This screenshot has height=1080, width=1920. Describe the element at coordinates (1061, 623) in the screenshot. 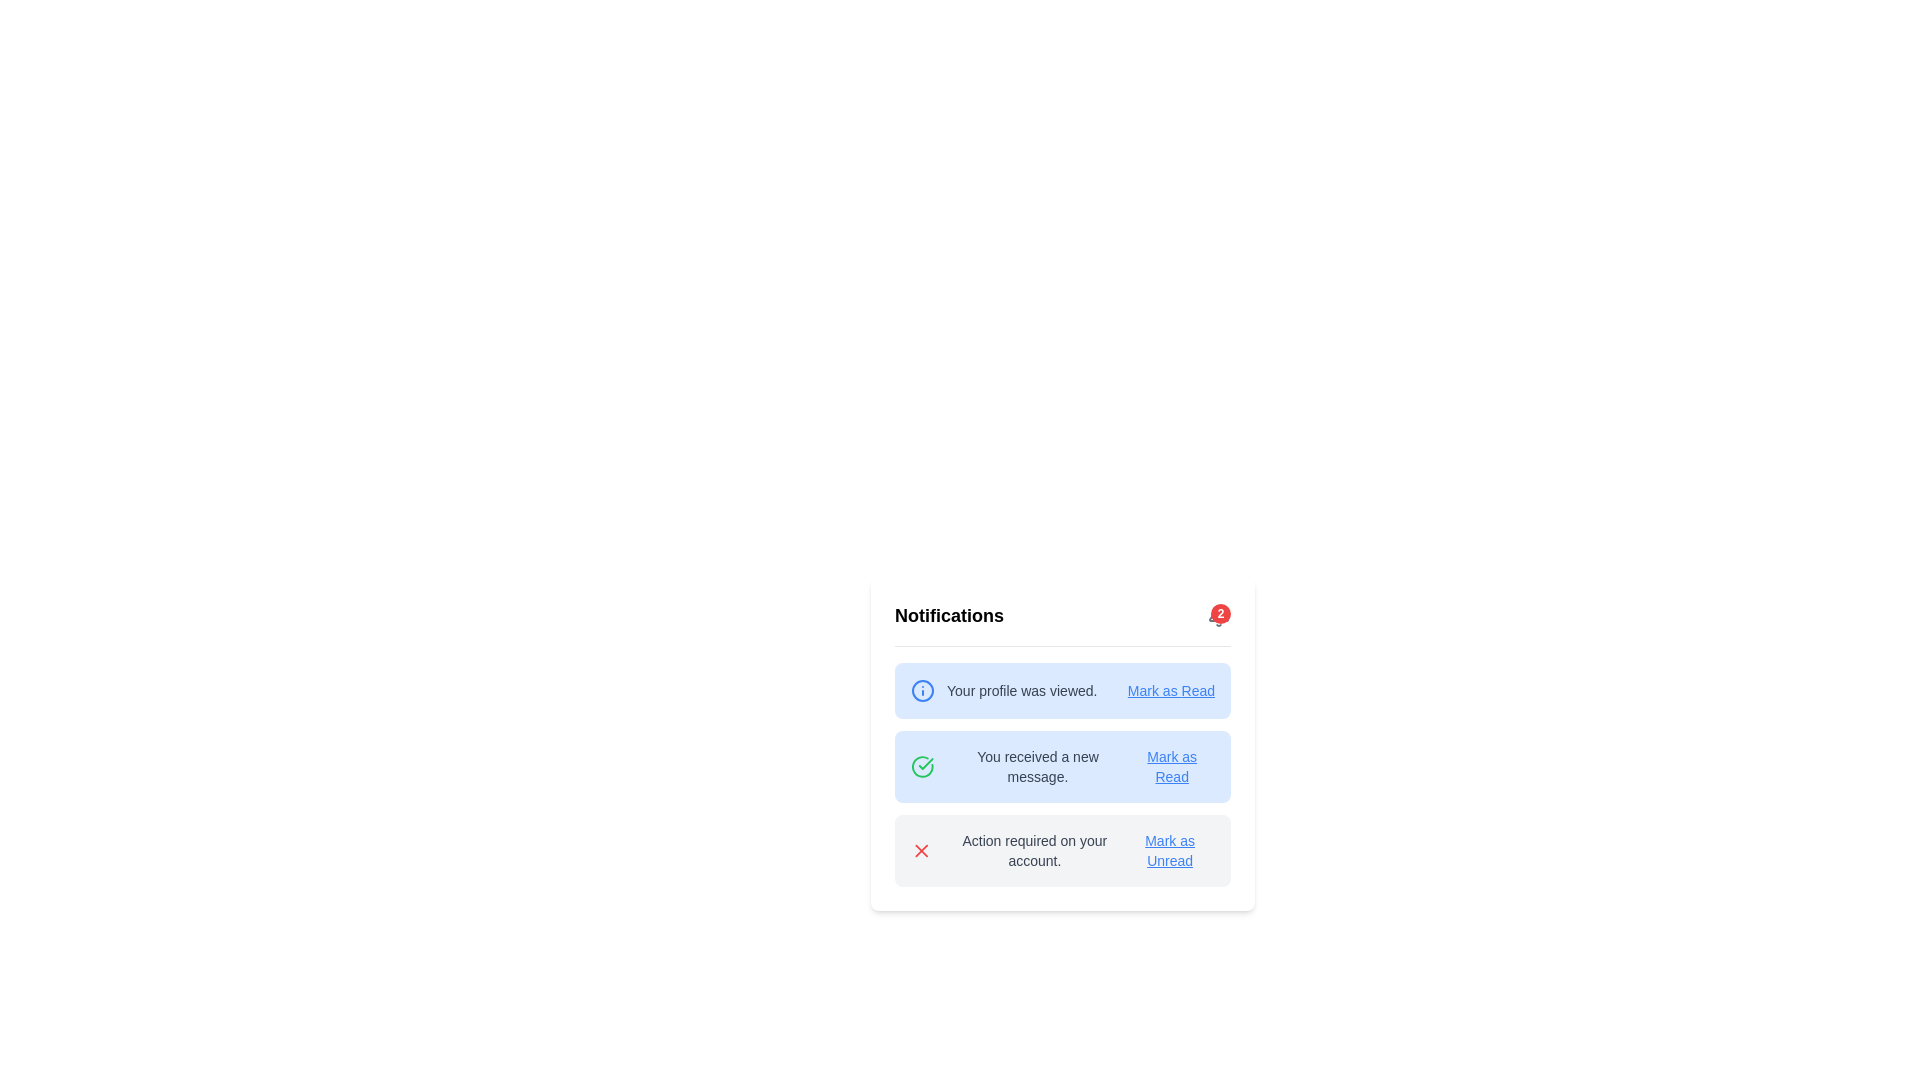

I see `the 'Notifications' header with the red circular badge showing the number '2' to interact with its sub-elements` at that location.